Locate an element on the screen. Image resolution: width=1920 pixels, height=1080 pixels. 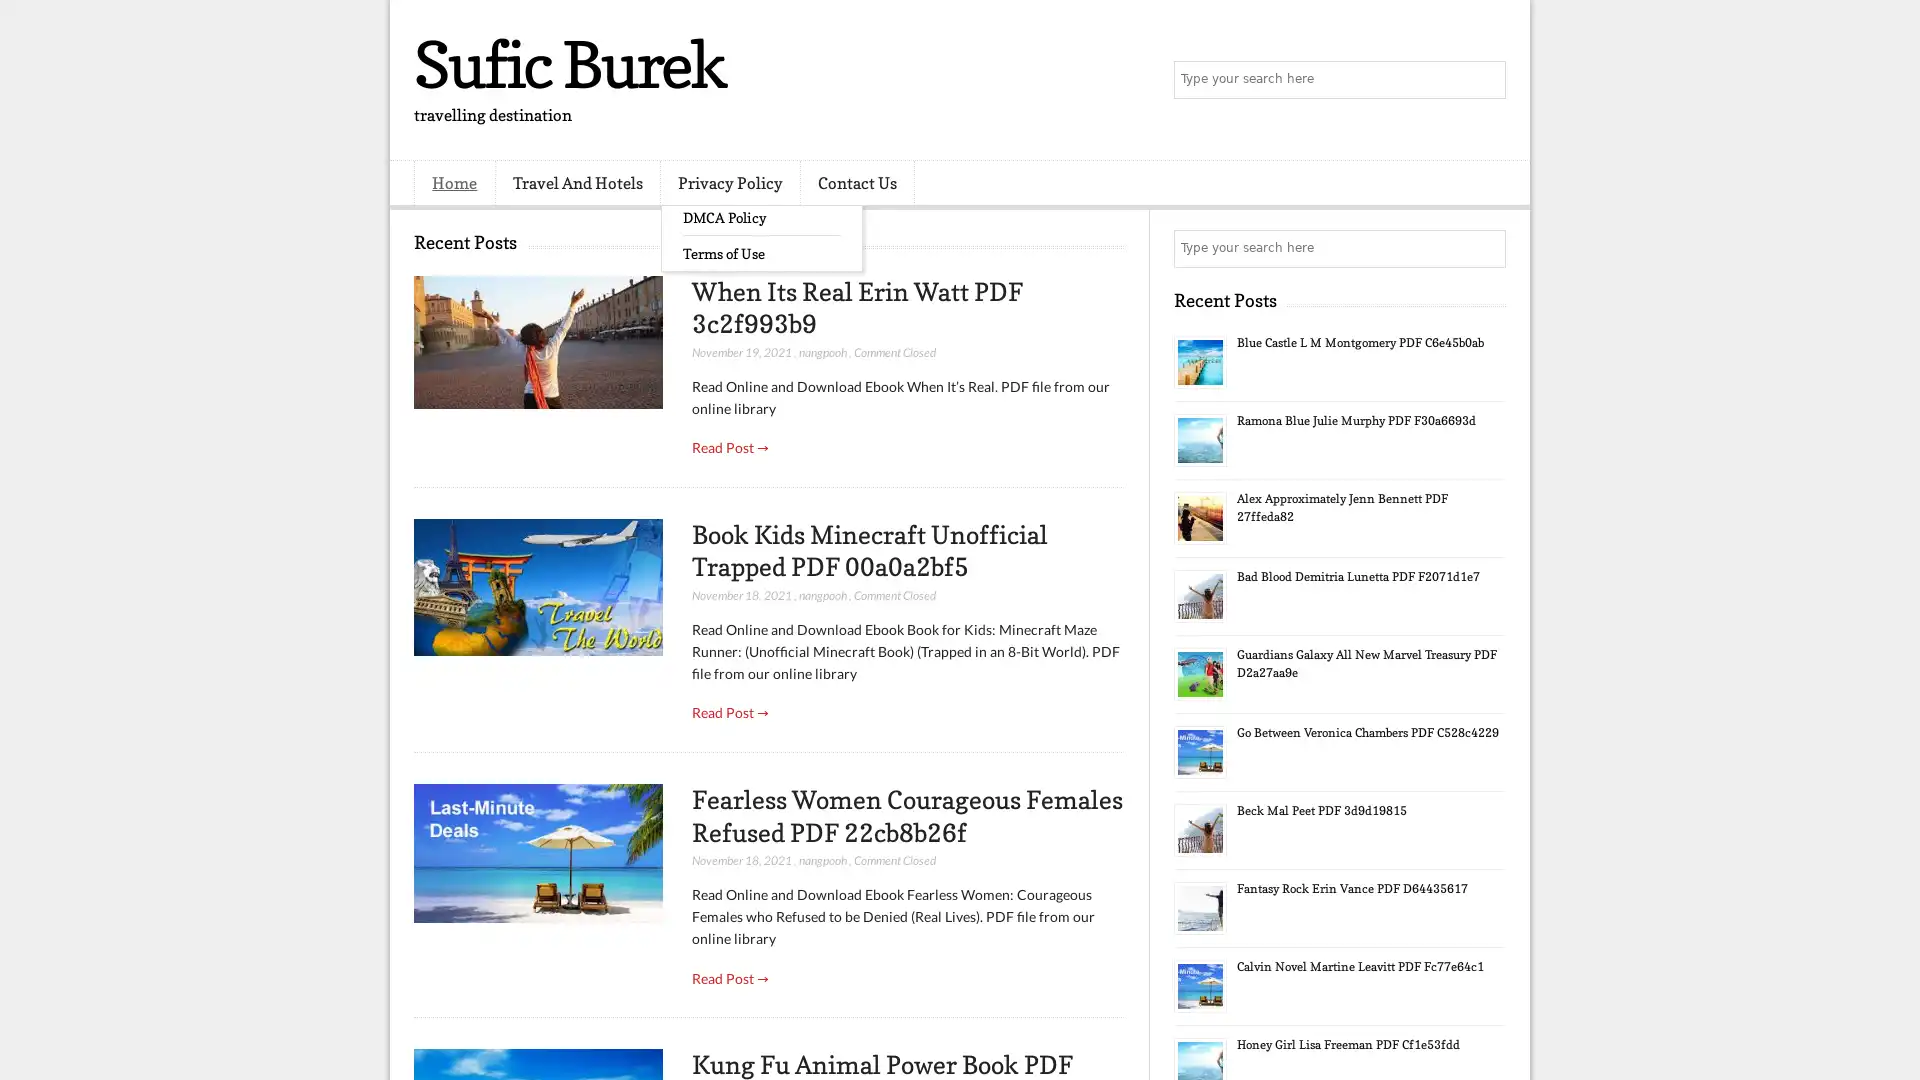
Search is located at coordinates (1485, 80).